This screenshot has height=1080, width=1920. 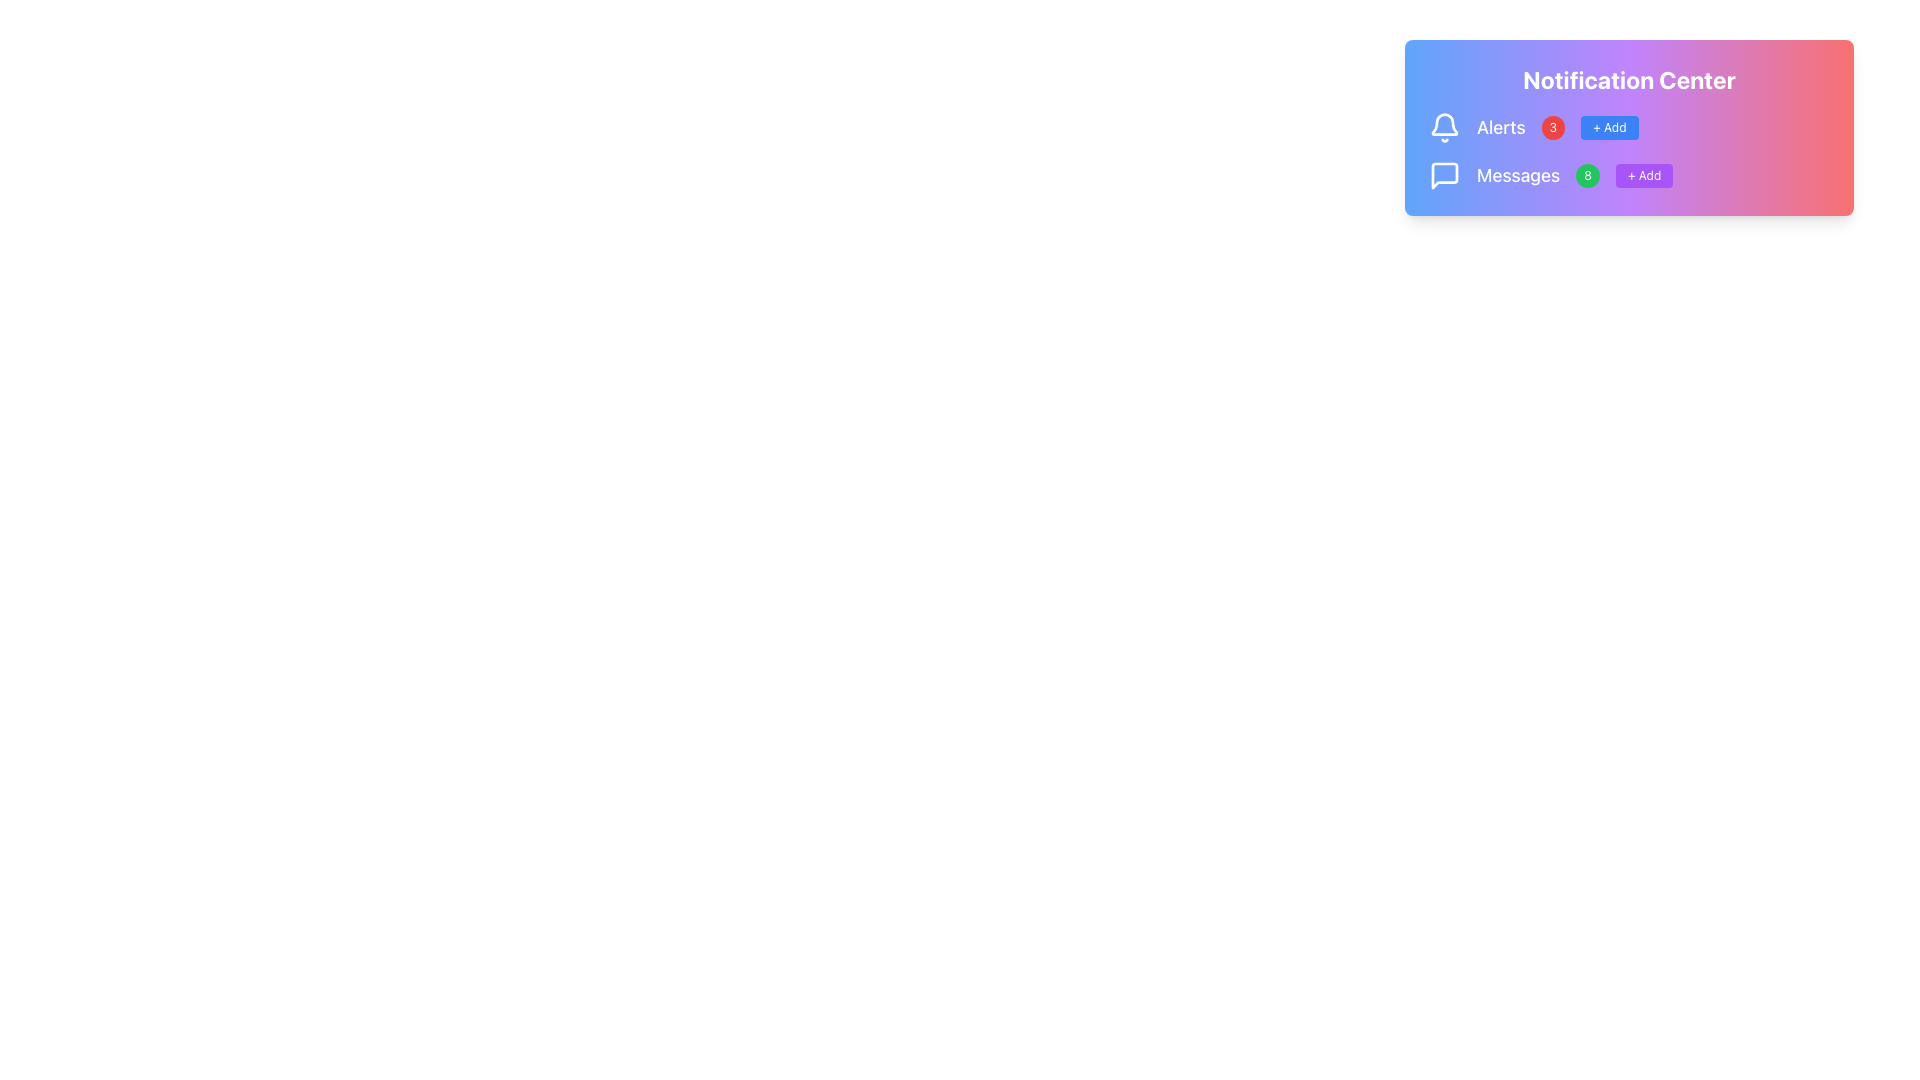 What do you see at coordinates (1444, 175) in the screenshot?
I see `the speech bubble icon located in the Notification Center, which is outlined in blue and positioned left of the 'Messages' text with a green badge showing the number 8` at bounding box center [1444, 175].